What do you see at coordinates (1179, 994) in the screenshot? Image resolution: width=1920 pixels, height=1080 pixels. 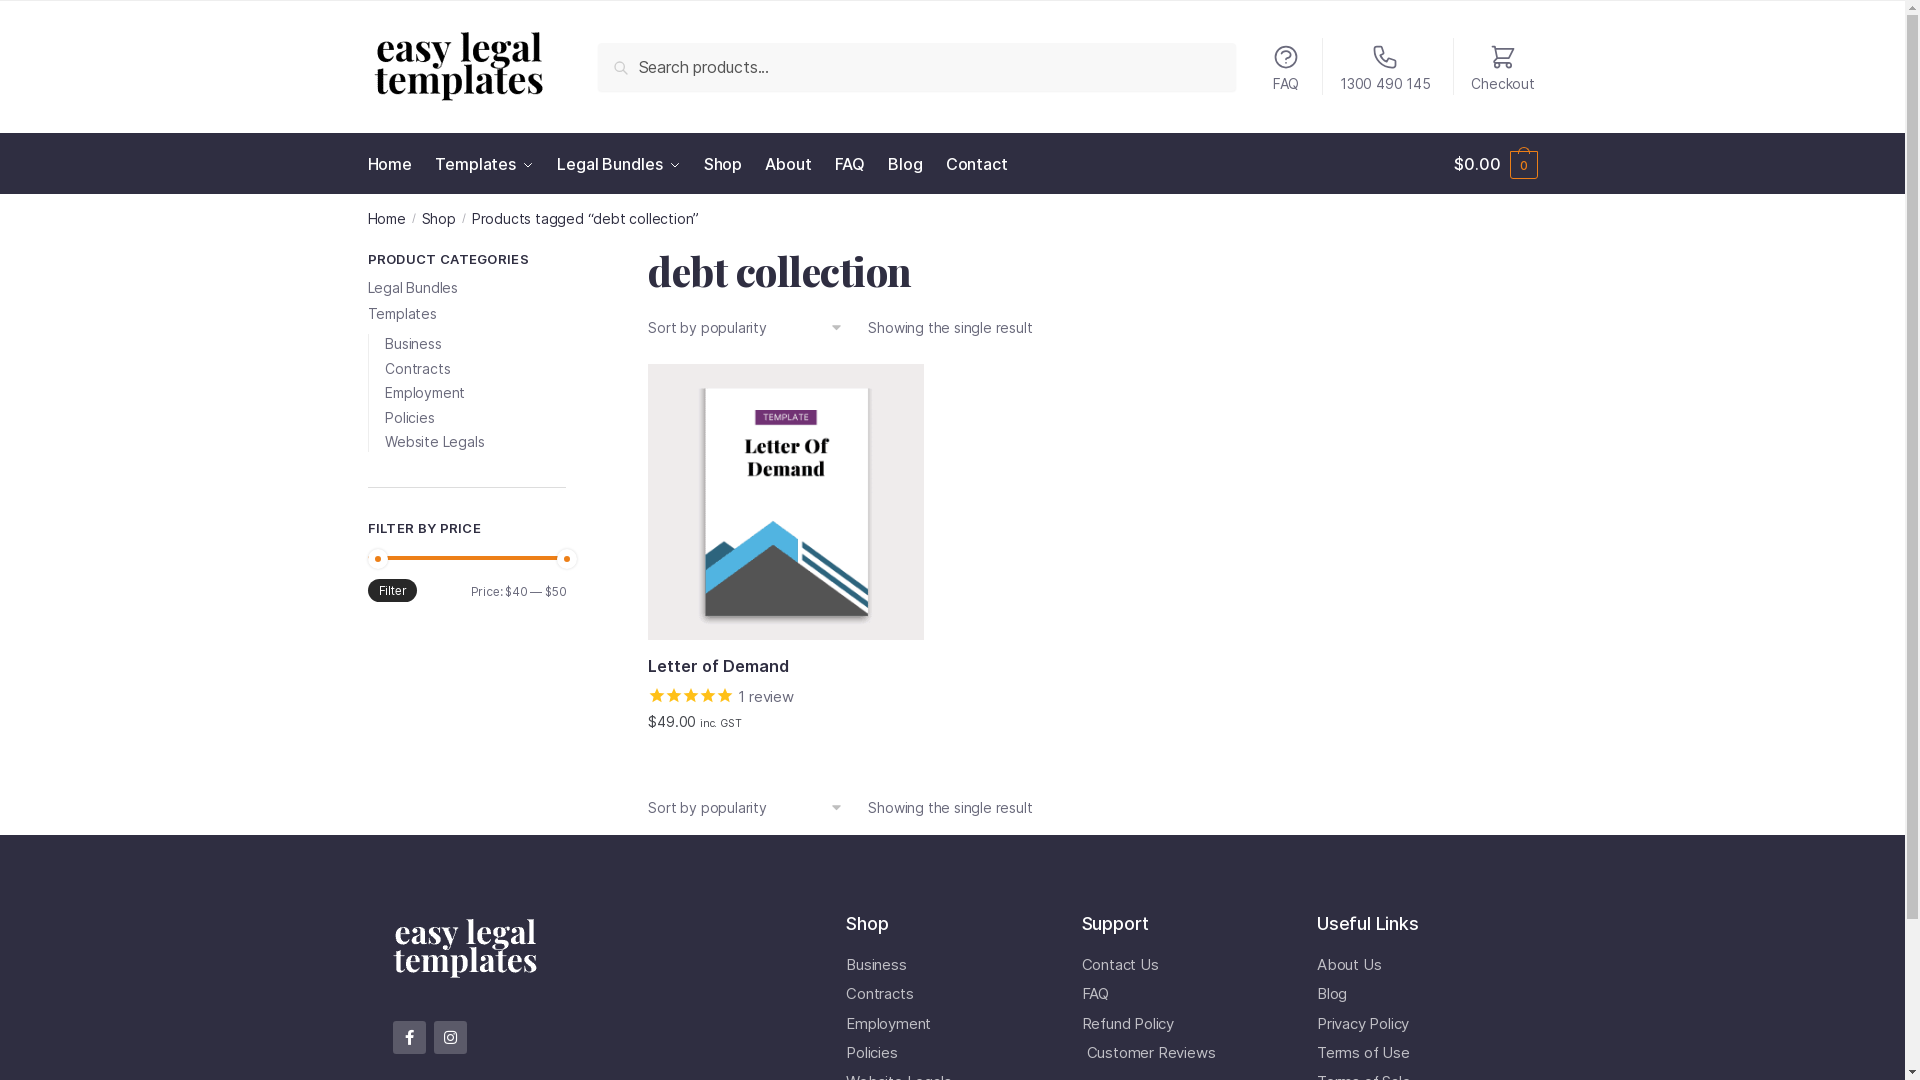 I see `'FAQ'` at bounding box center [1179, 994].